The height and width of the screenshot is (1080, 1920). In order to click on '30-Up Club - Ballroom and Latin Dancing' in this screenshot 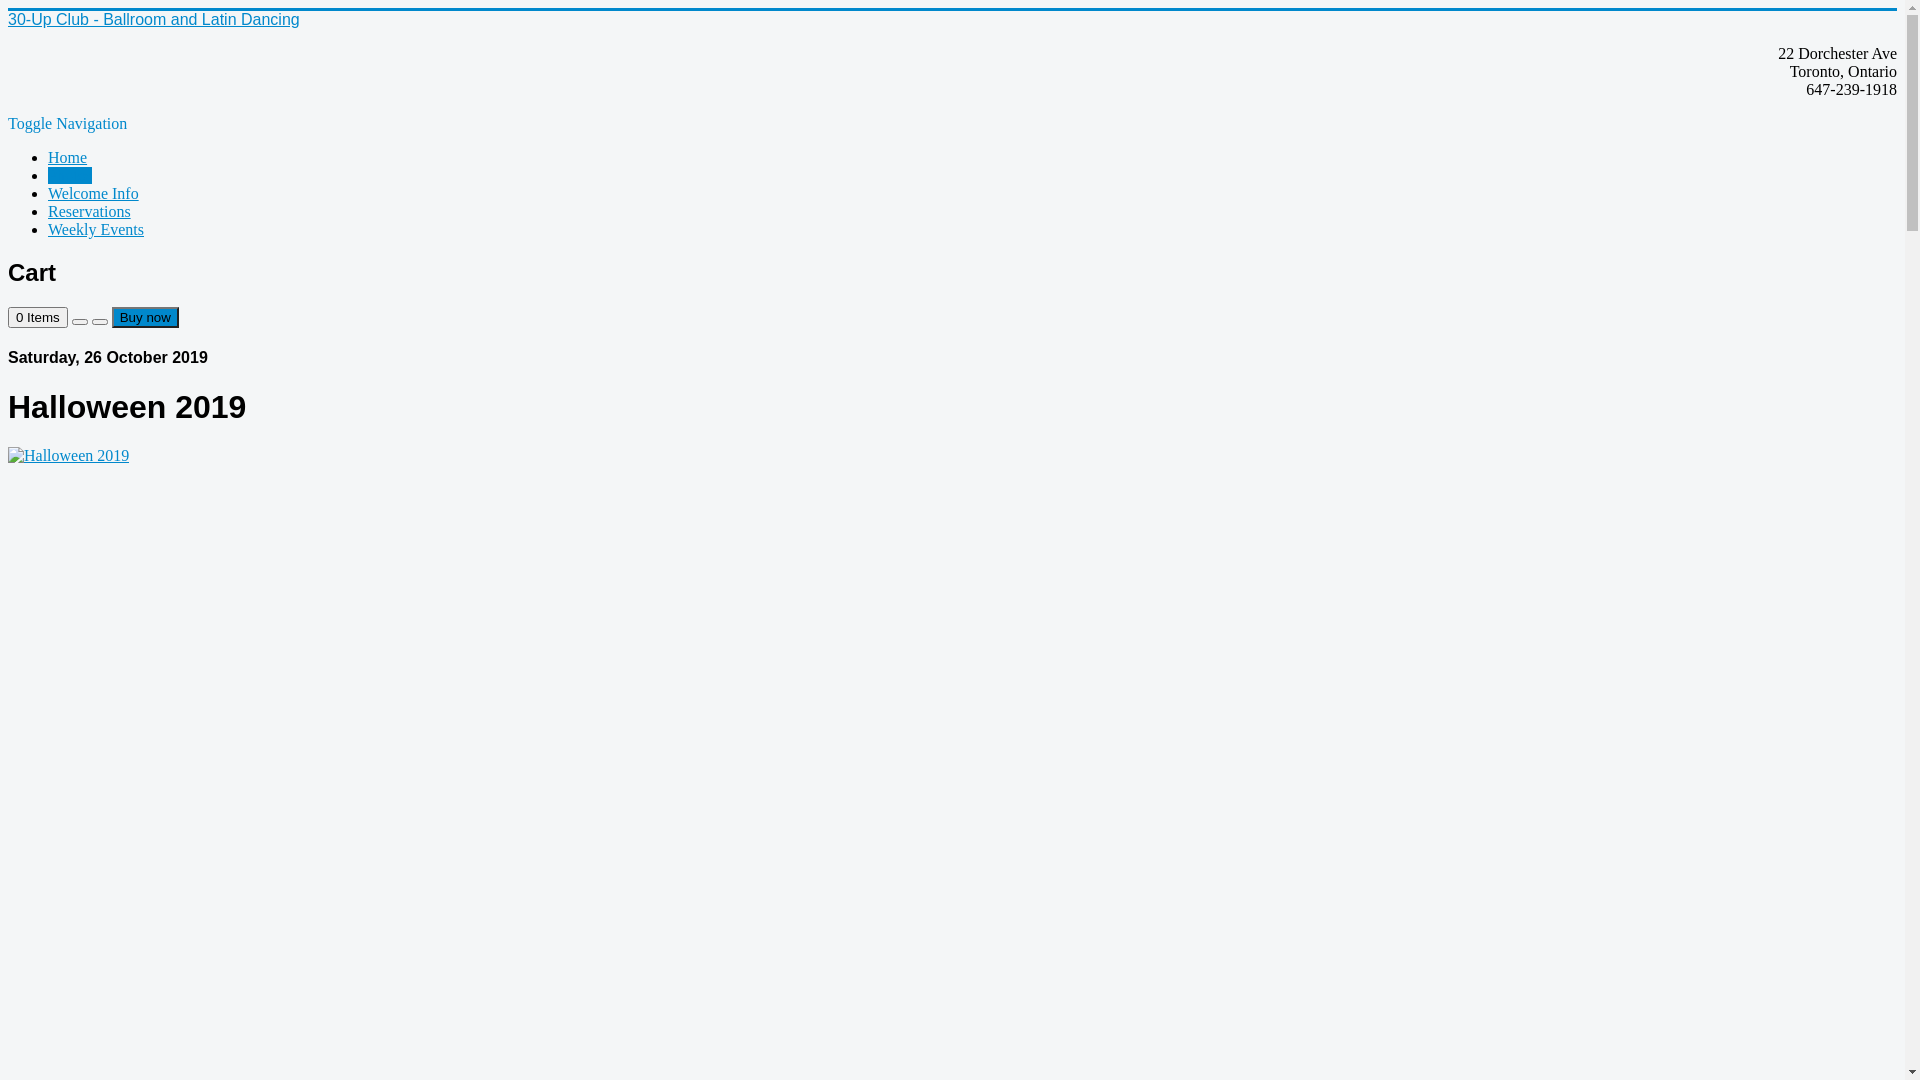, I will do `click(152, 19)`.